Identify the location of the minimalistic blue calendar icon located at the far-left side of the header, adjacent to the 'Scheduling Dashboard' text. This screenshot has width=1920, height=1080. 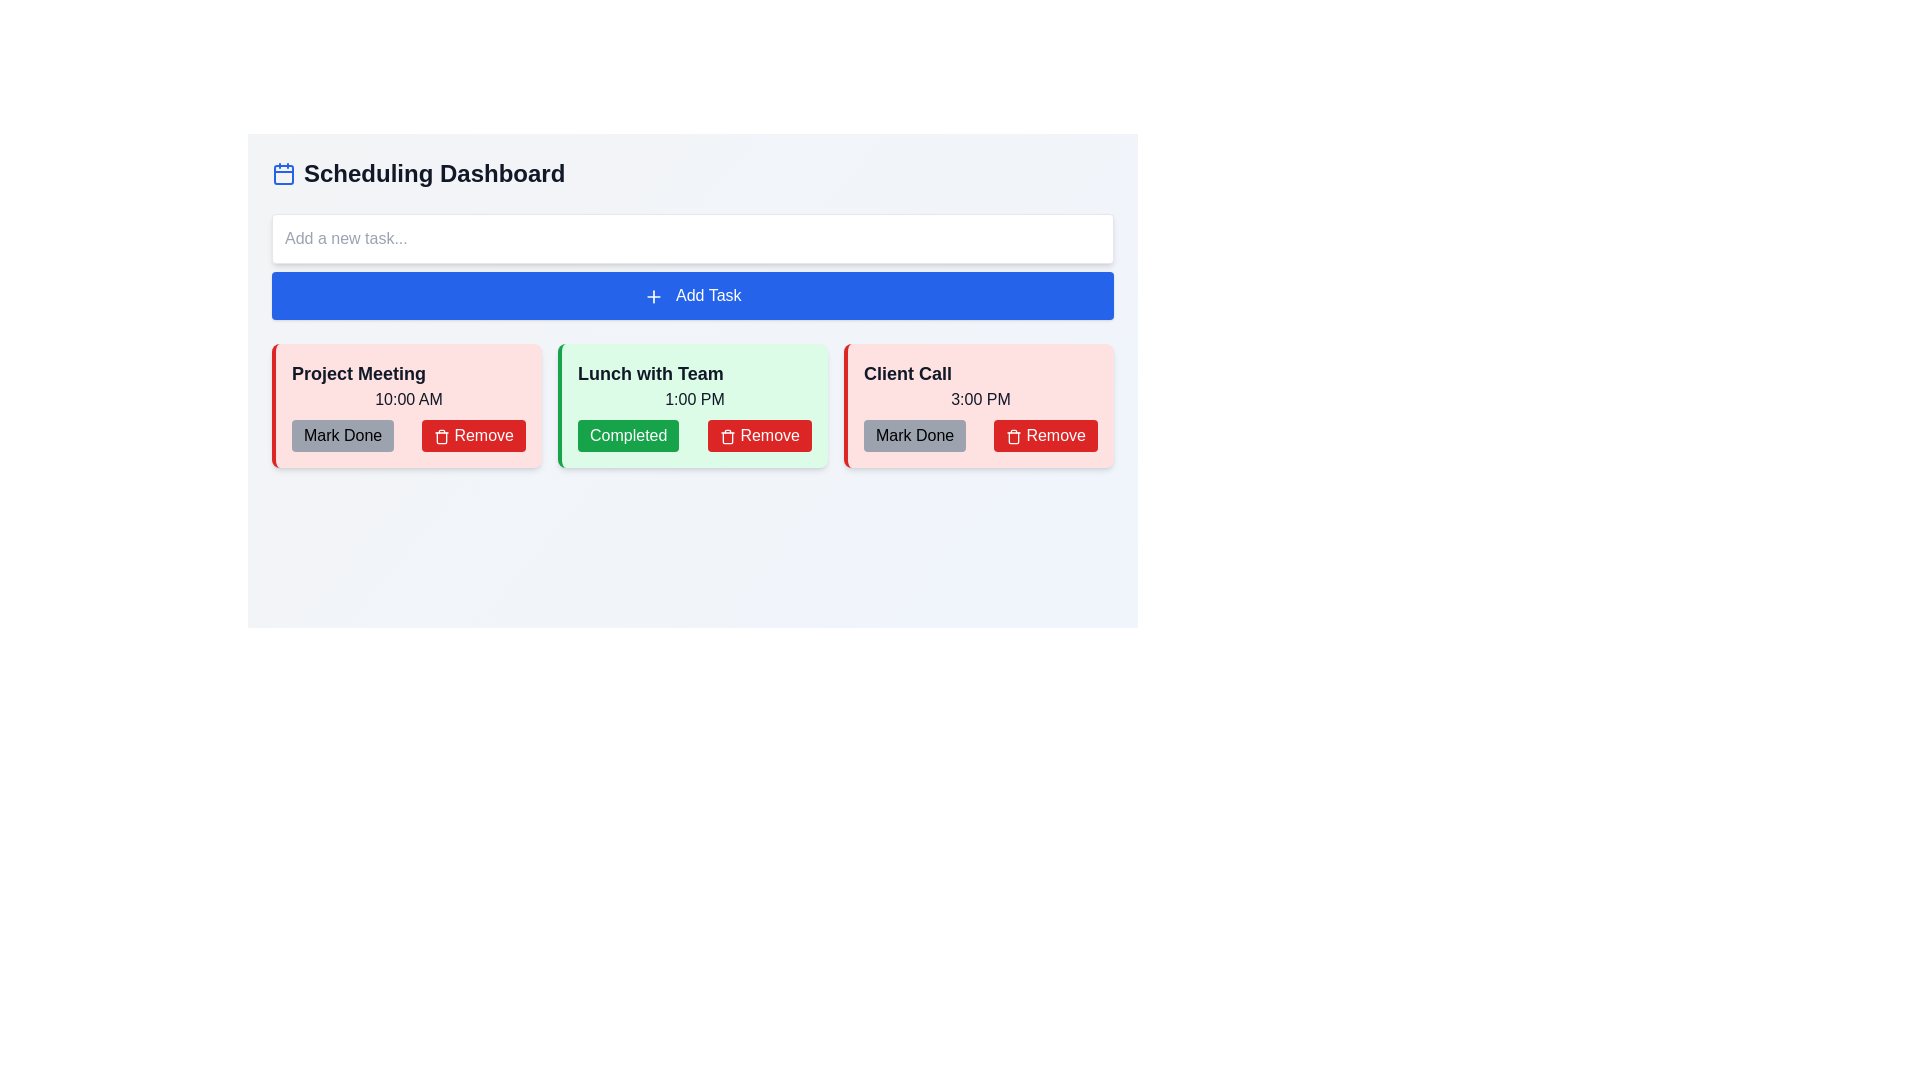
(282, 172).